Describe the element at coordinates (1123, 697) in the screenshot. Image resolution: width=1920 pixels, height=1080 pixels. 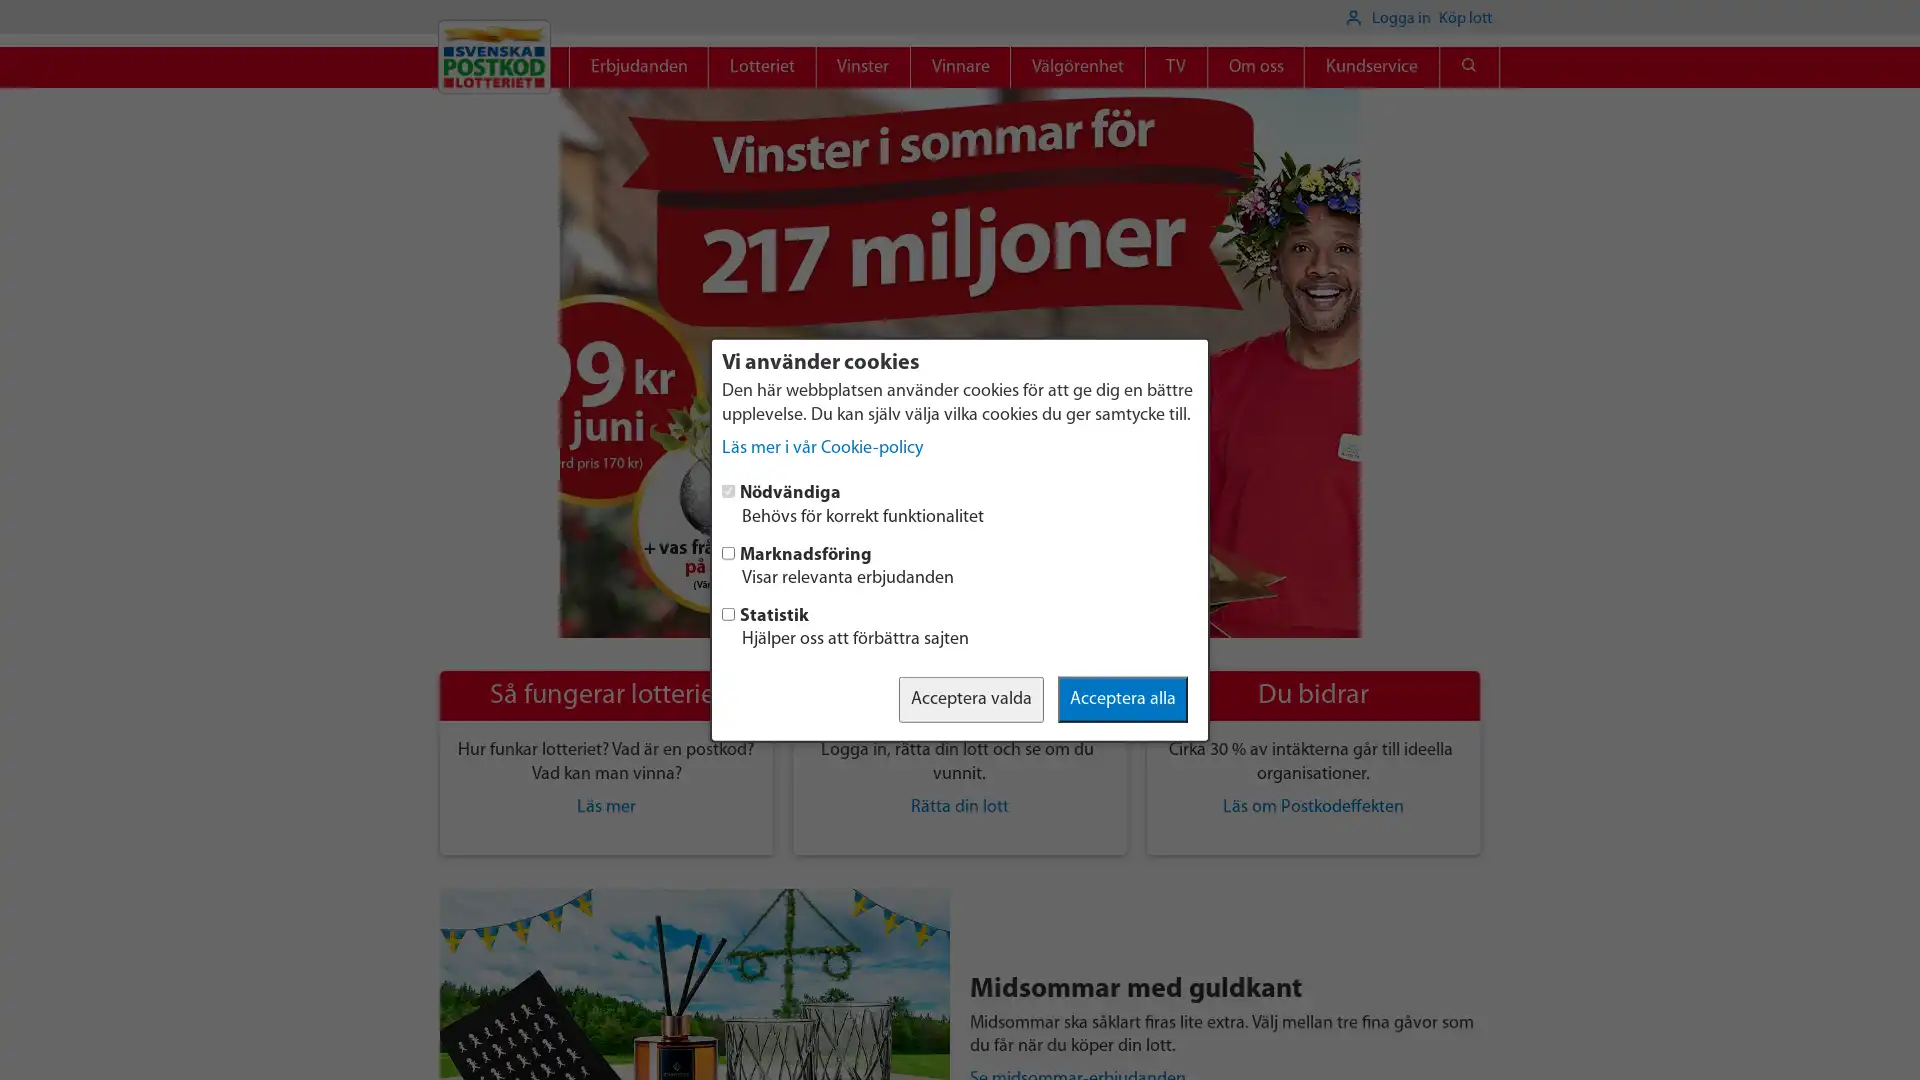
I see `Acceptera alla` at that location.